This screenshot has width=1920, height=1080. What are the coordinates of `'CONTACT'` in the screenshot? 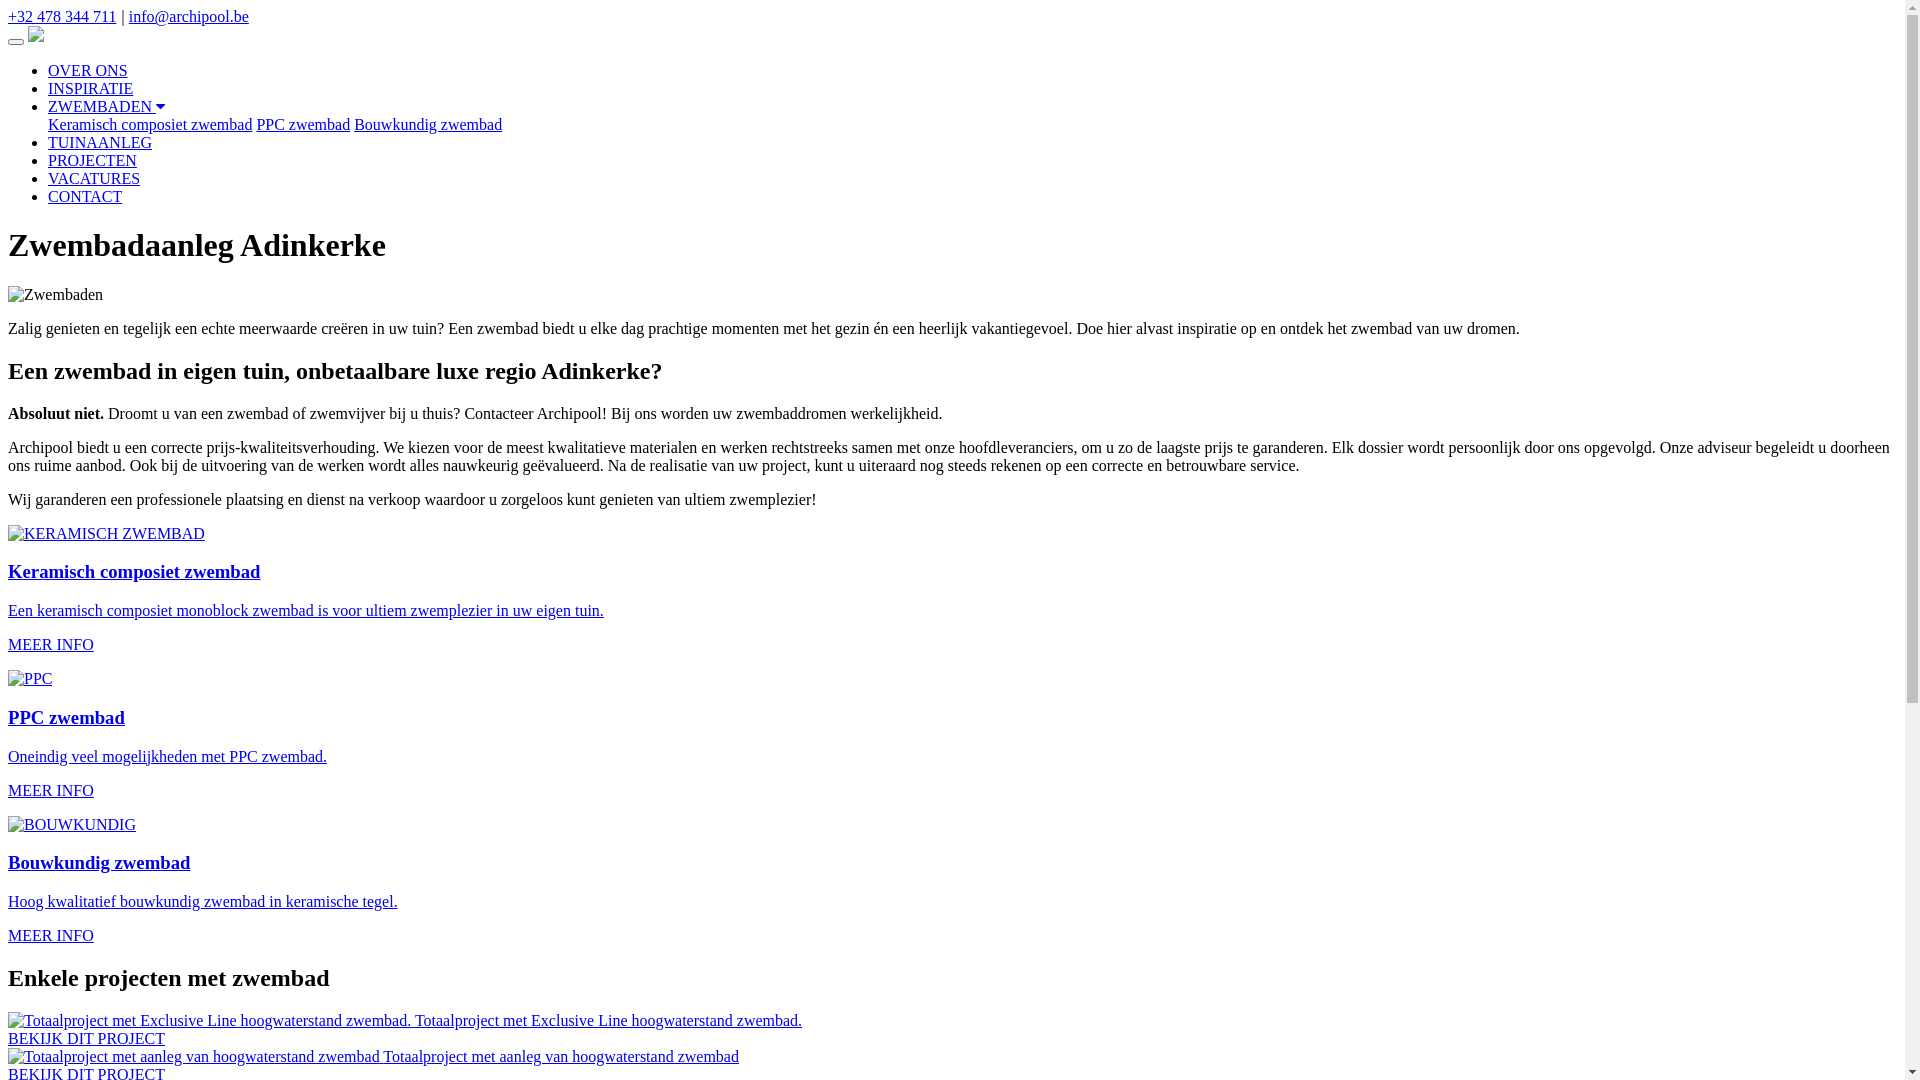 It's located at (84, 196).